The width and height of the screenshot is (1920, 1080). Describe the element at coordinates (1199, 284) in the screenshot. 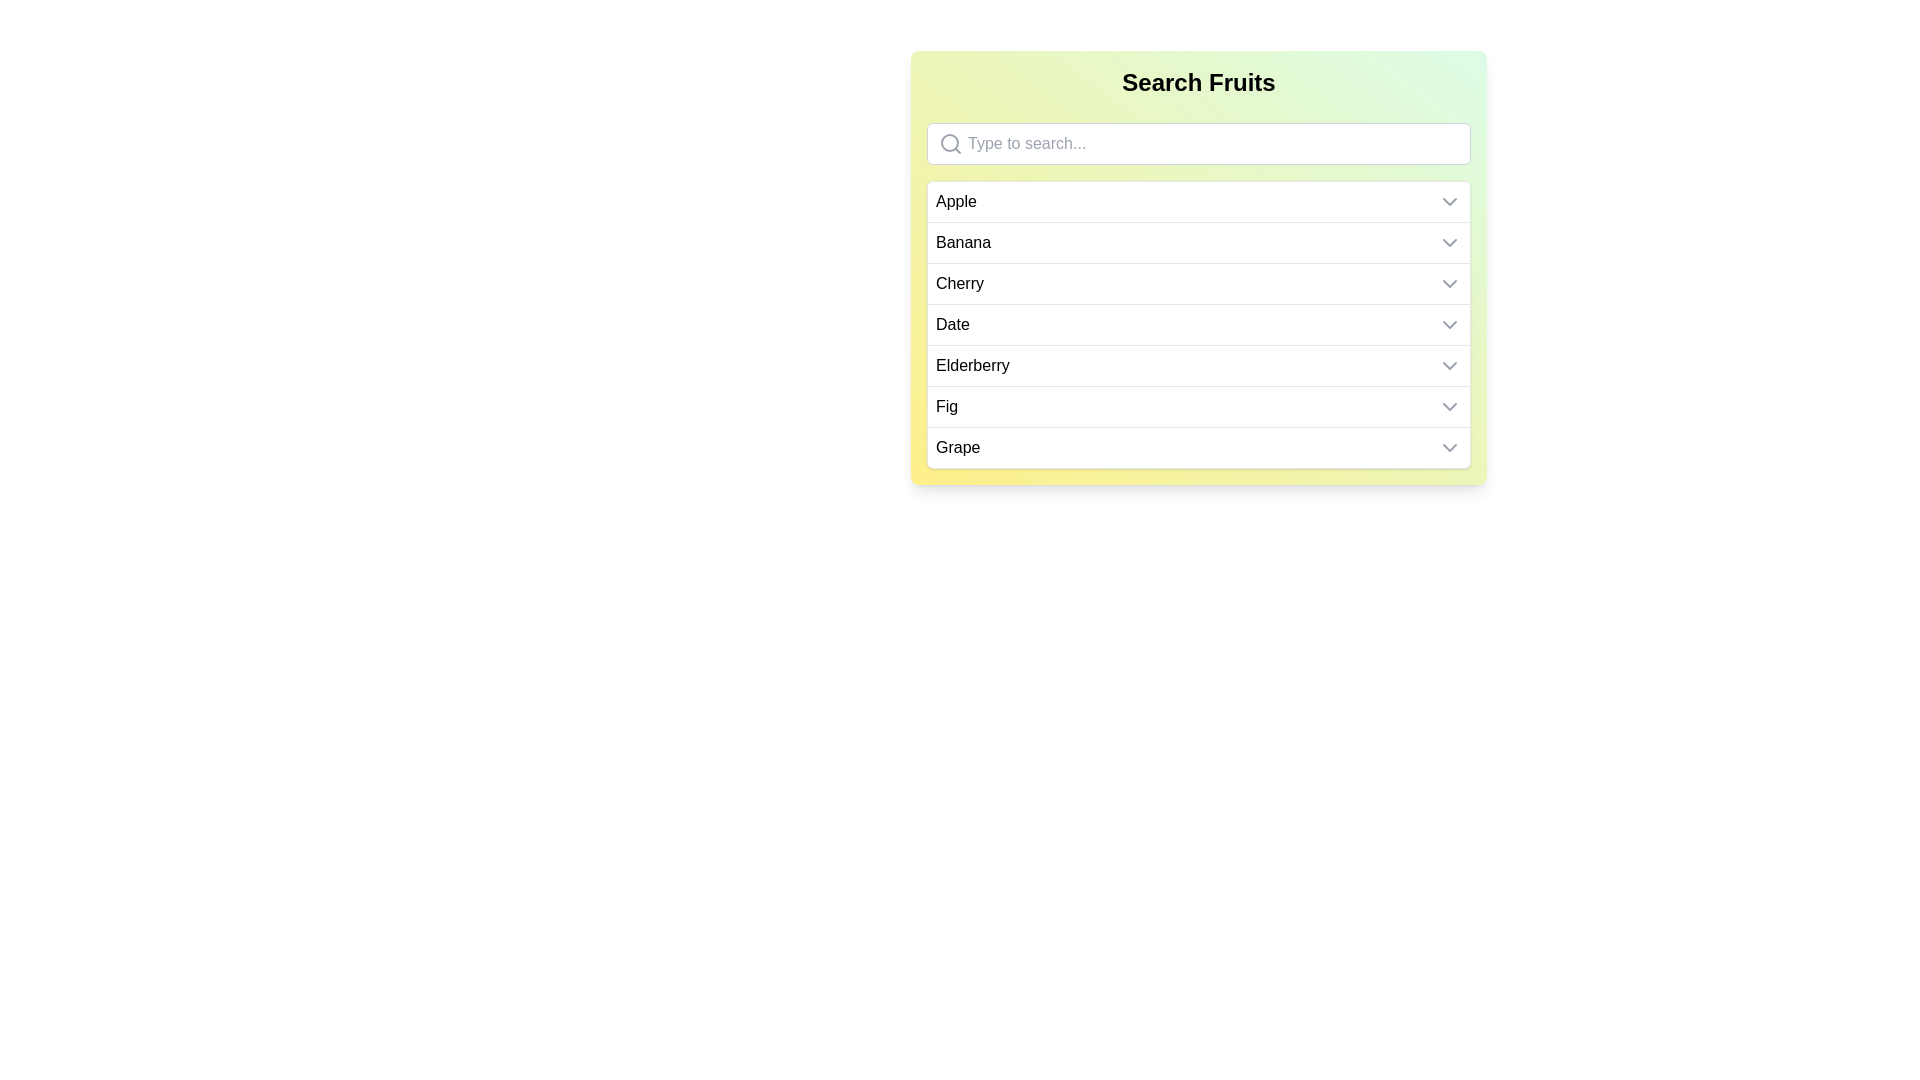

I see `the 'Cherry' list item with a dropdown indicator` at that location.